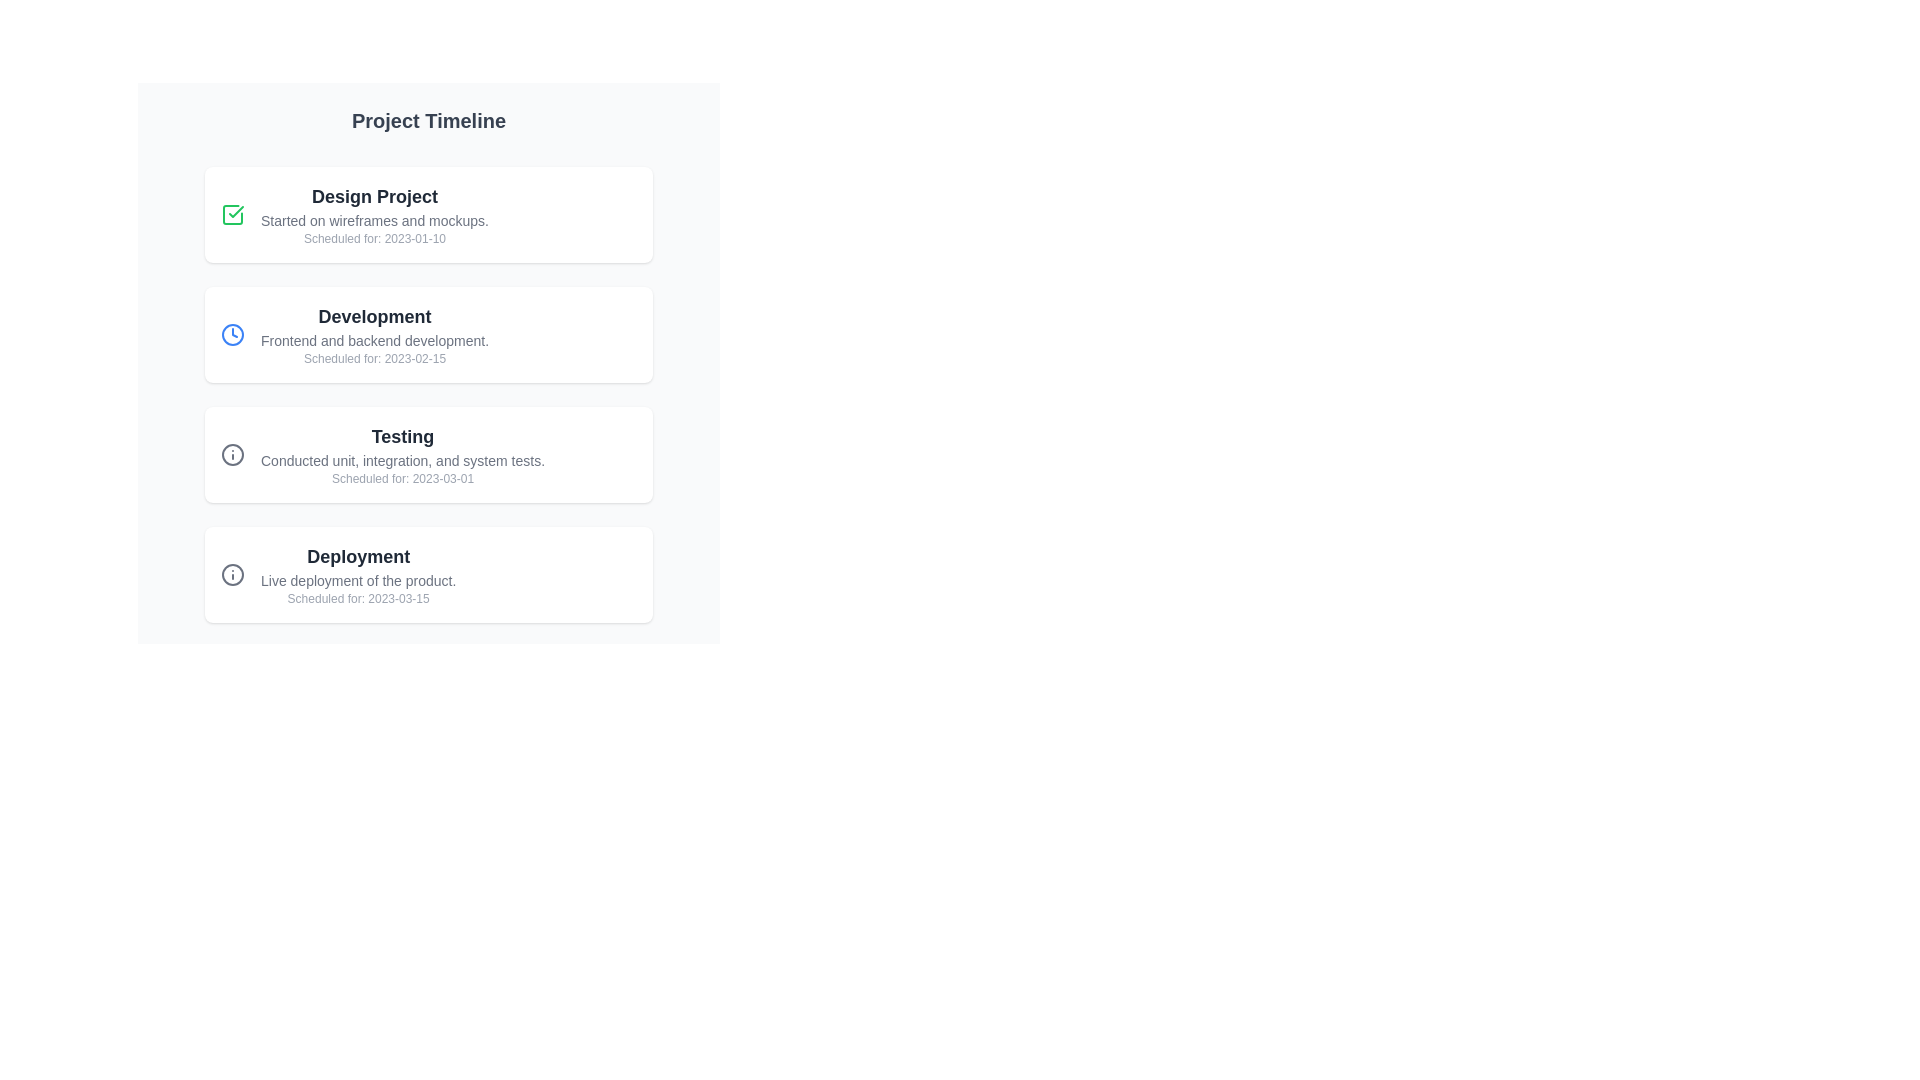  Describe the element at coordinates (236, 212) in the screenshot. I see `the green checkmark icon within the SVG graphic that represents the first item in the timeline labeled 'Design Project', if it is interactive` at that location.